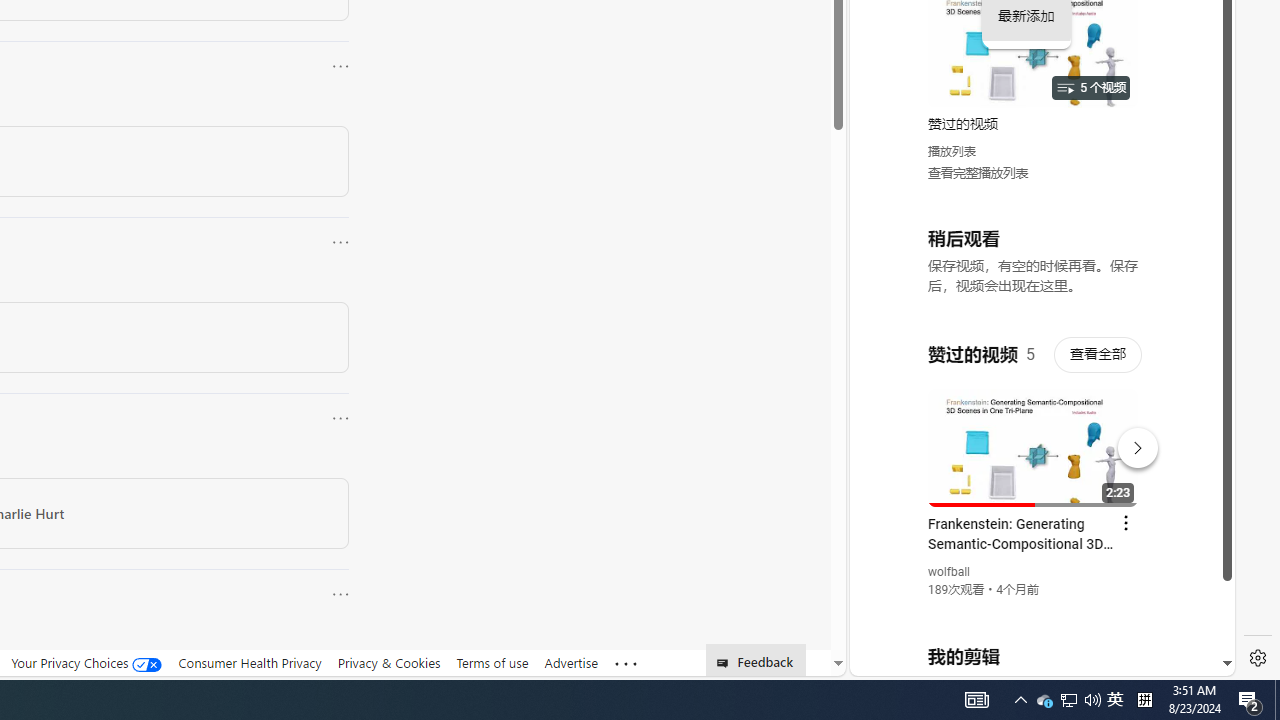 The width and height of the screenshot is (1280, 720). What do you see at coordinates (624, 663) in the screenshot?
I see `'Class: oneFooter_seeMore-DS-EntryPoint1-1'` at bounding box center [624, 663].